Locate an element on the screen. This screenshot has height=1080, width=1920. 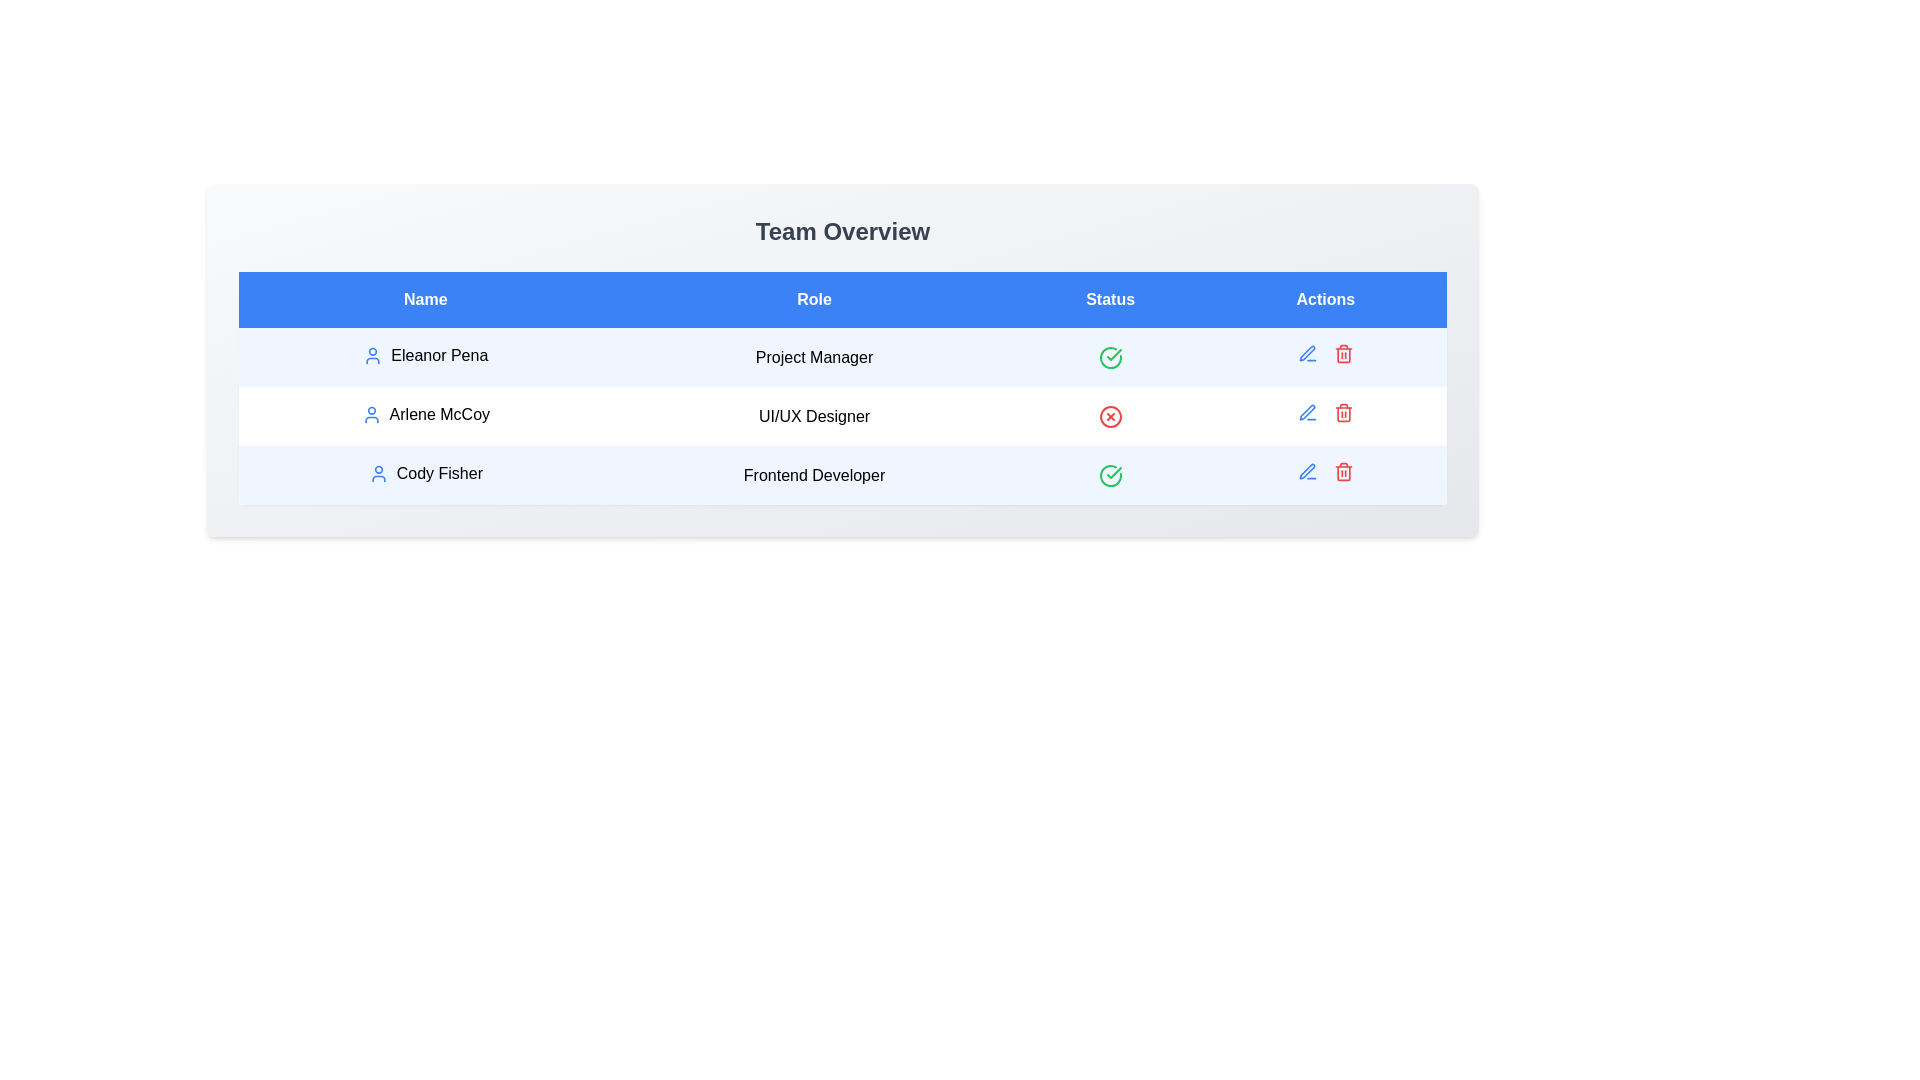
the edit icon in the 'Actions' column of the second row associated with the 'Arlene McCoy' record is located at coordinates (1307, 353).